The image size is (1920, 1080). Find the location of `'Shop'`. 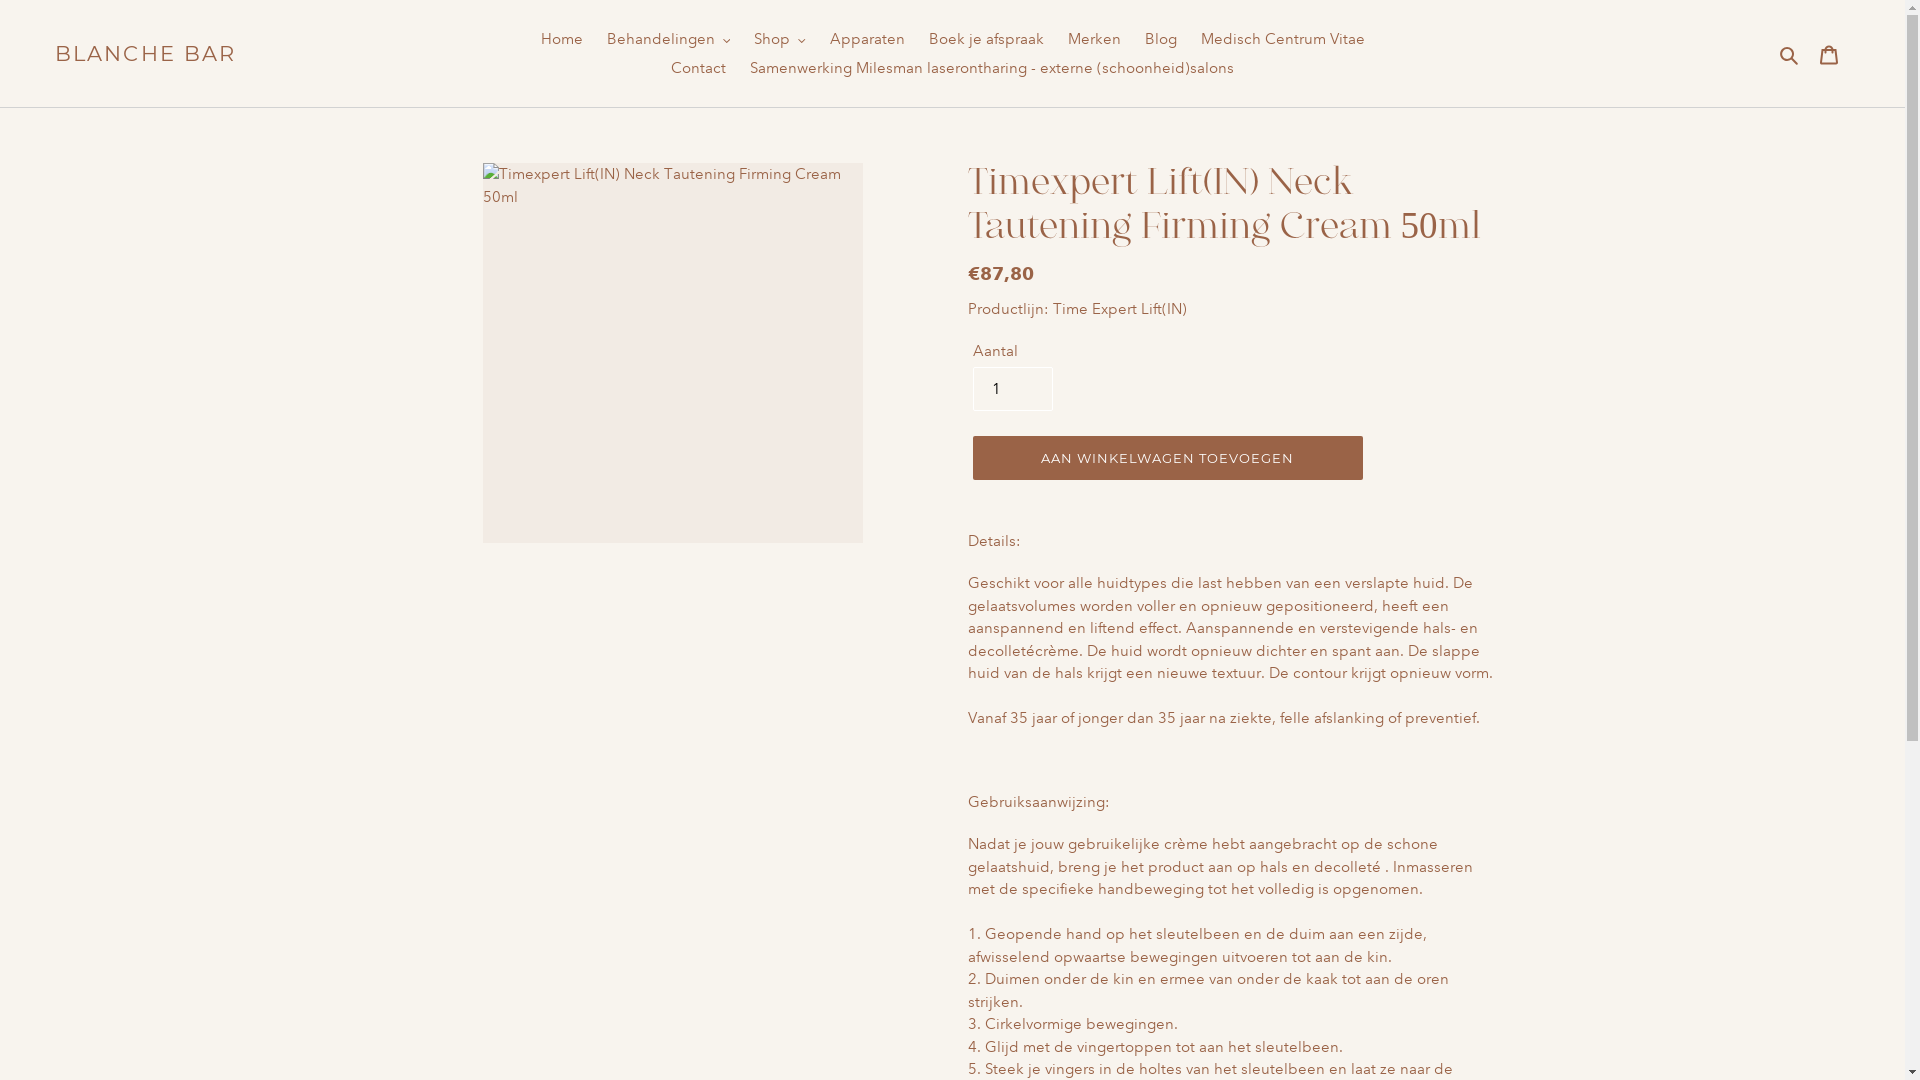

'Shop' is located at coordinates (778, 39).